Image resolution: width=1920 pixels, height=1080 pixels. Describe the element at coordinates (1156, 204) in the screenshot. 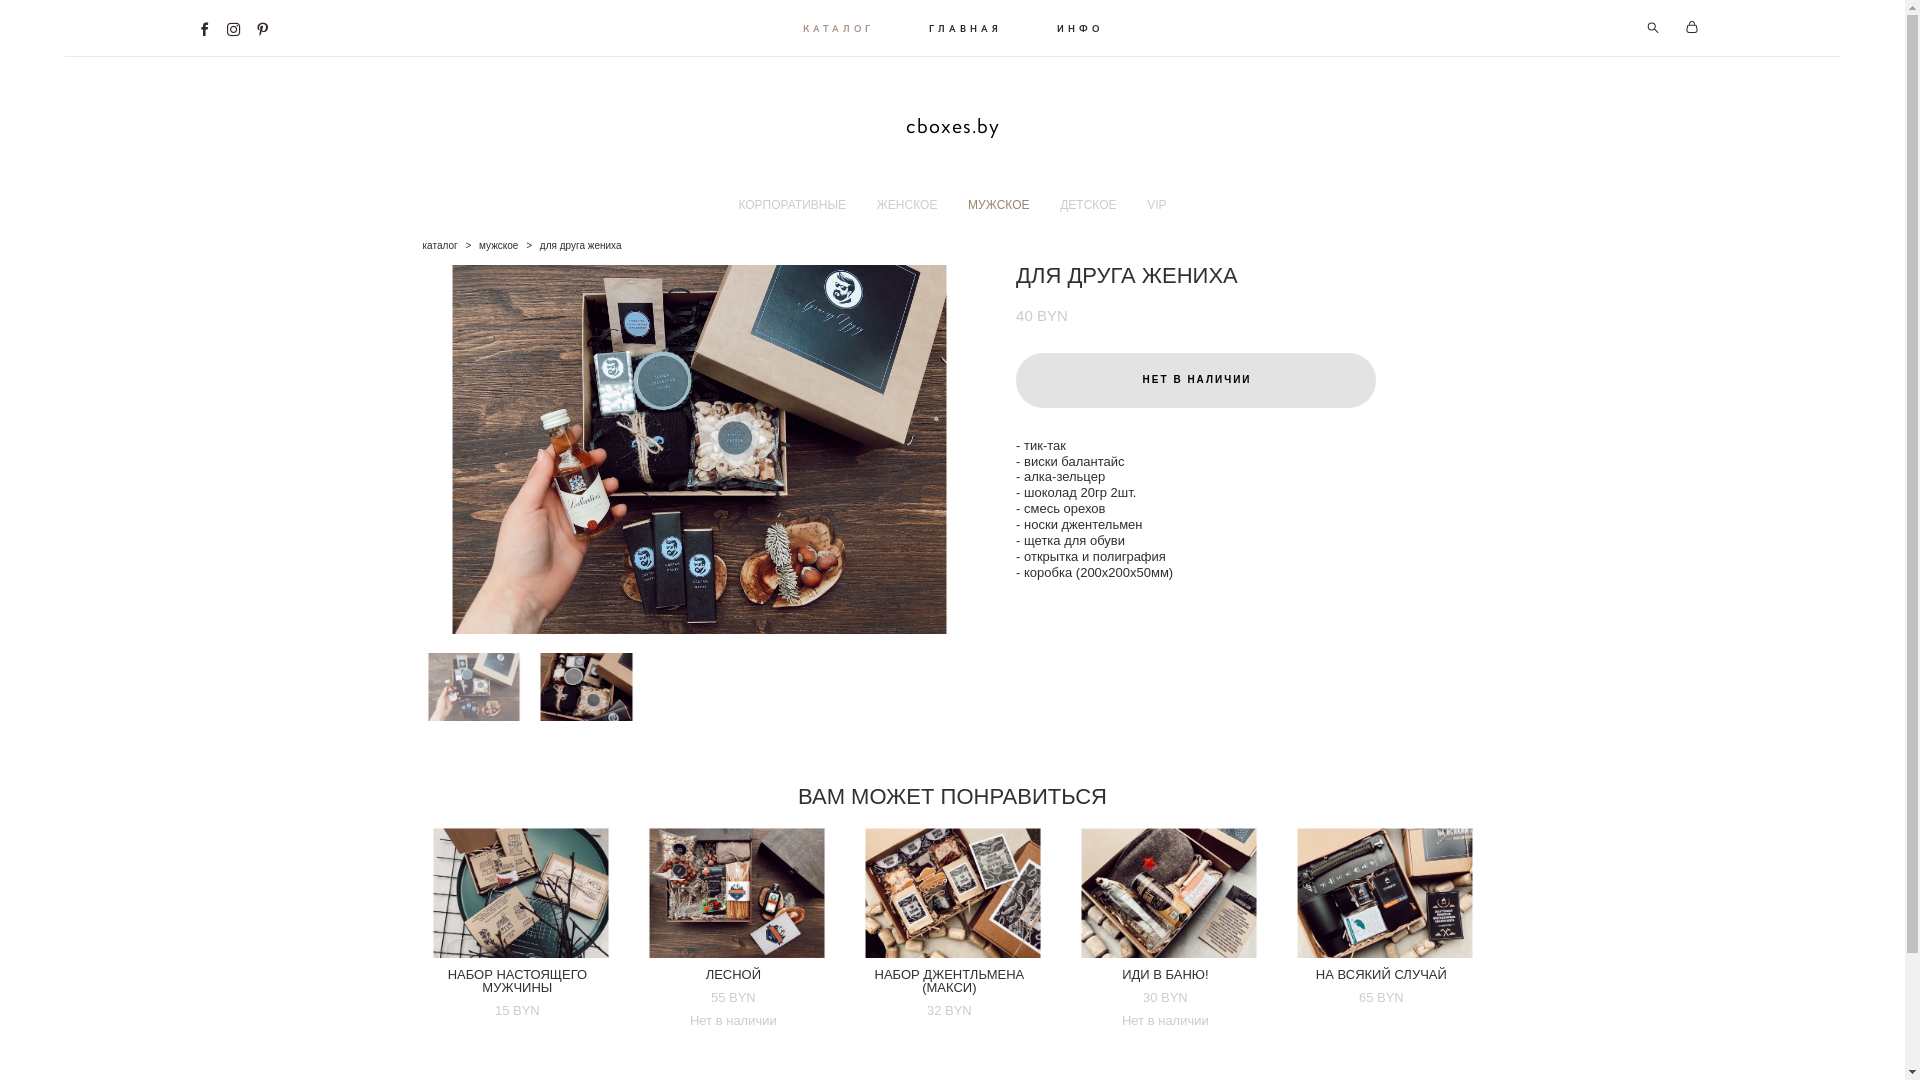

I see `'VIP'` at that location.